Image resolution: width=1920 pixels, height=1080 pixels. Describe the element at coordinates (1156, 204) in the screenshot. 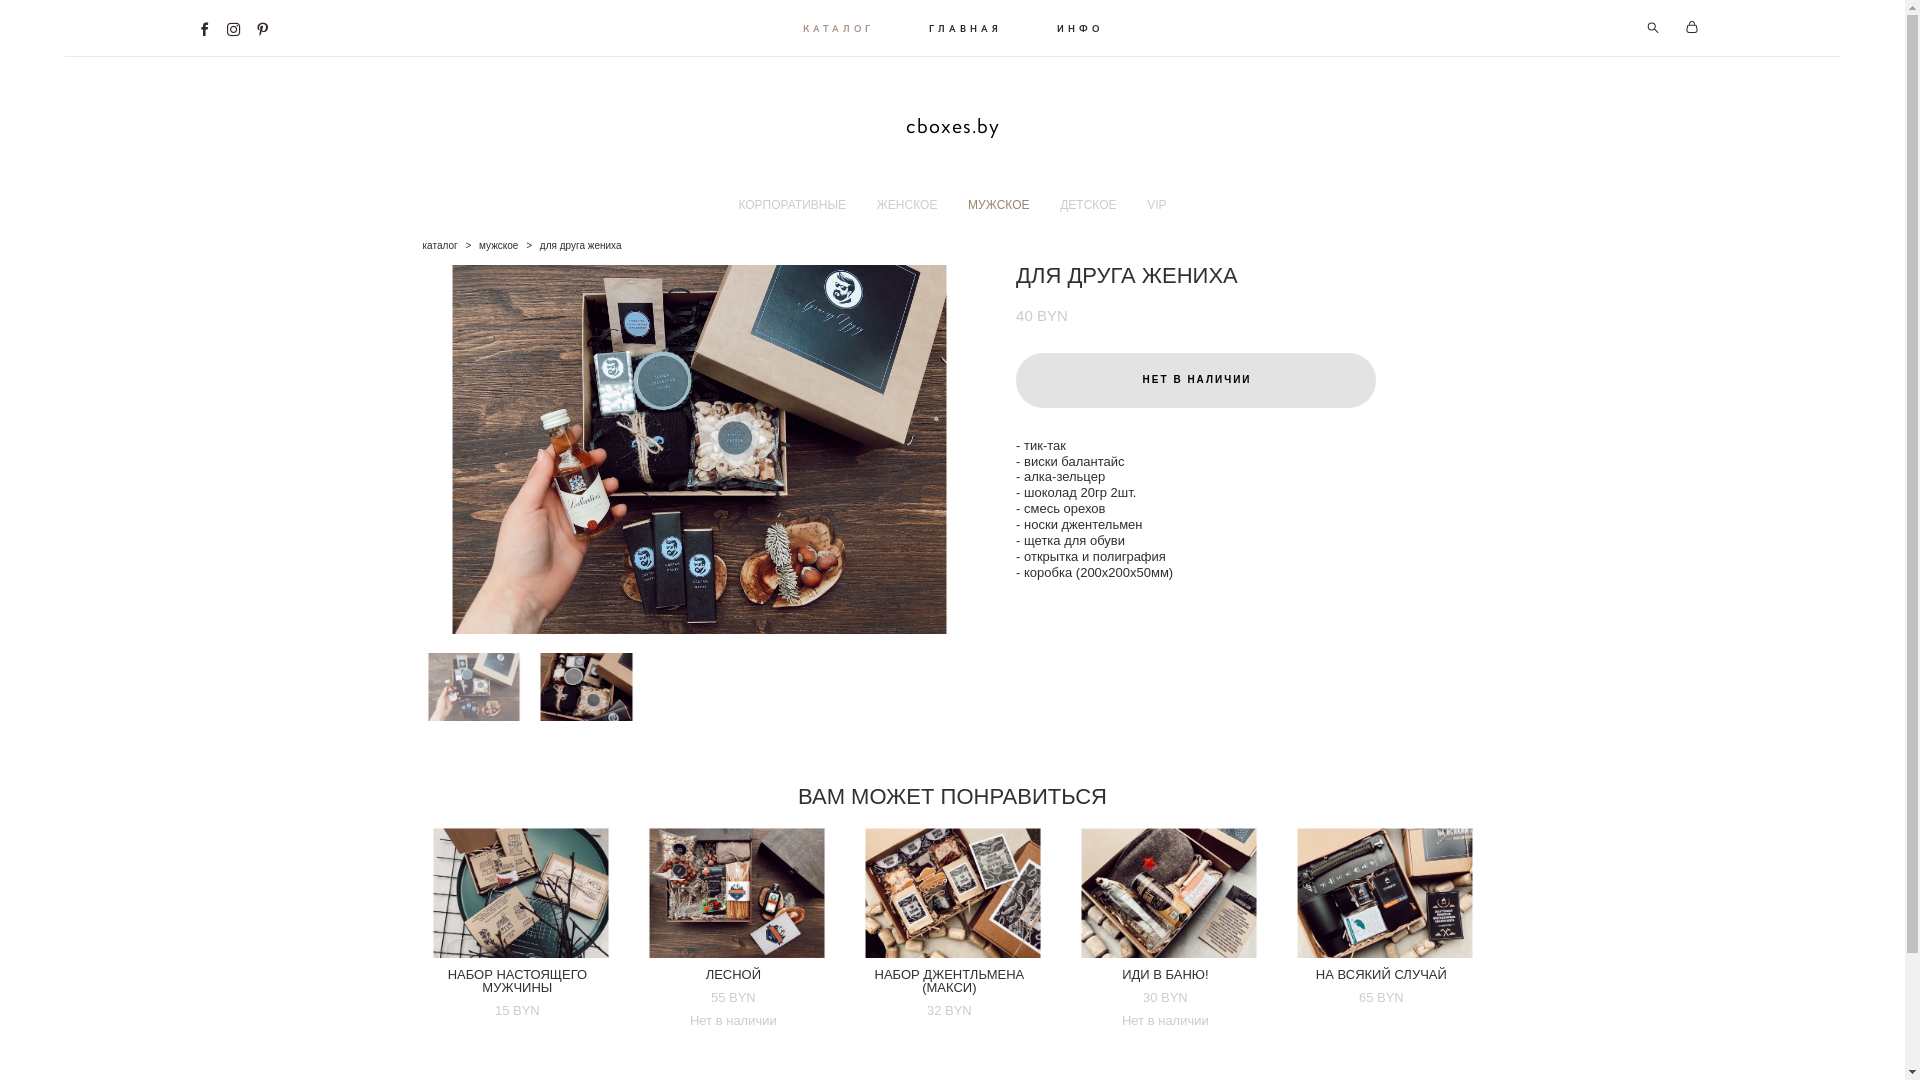

I see `'VIP'` at that location.